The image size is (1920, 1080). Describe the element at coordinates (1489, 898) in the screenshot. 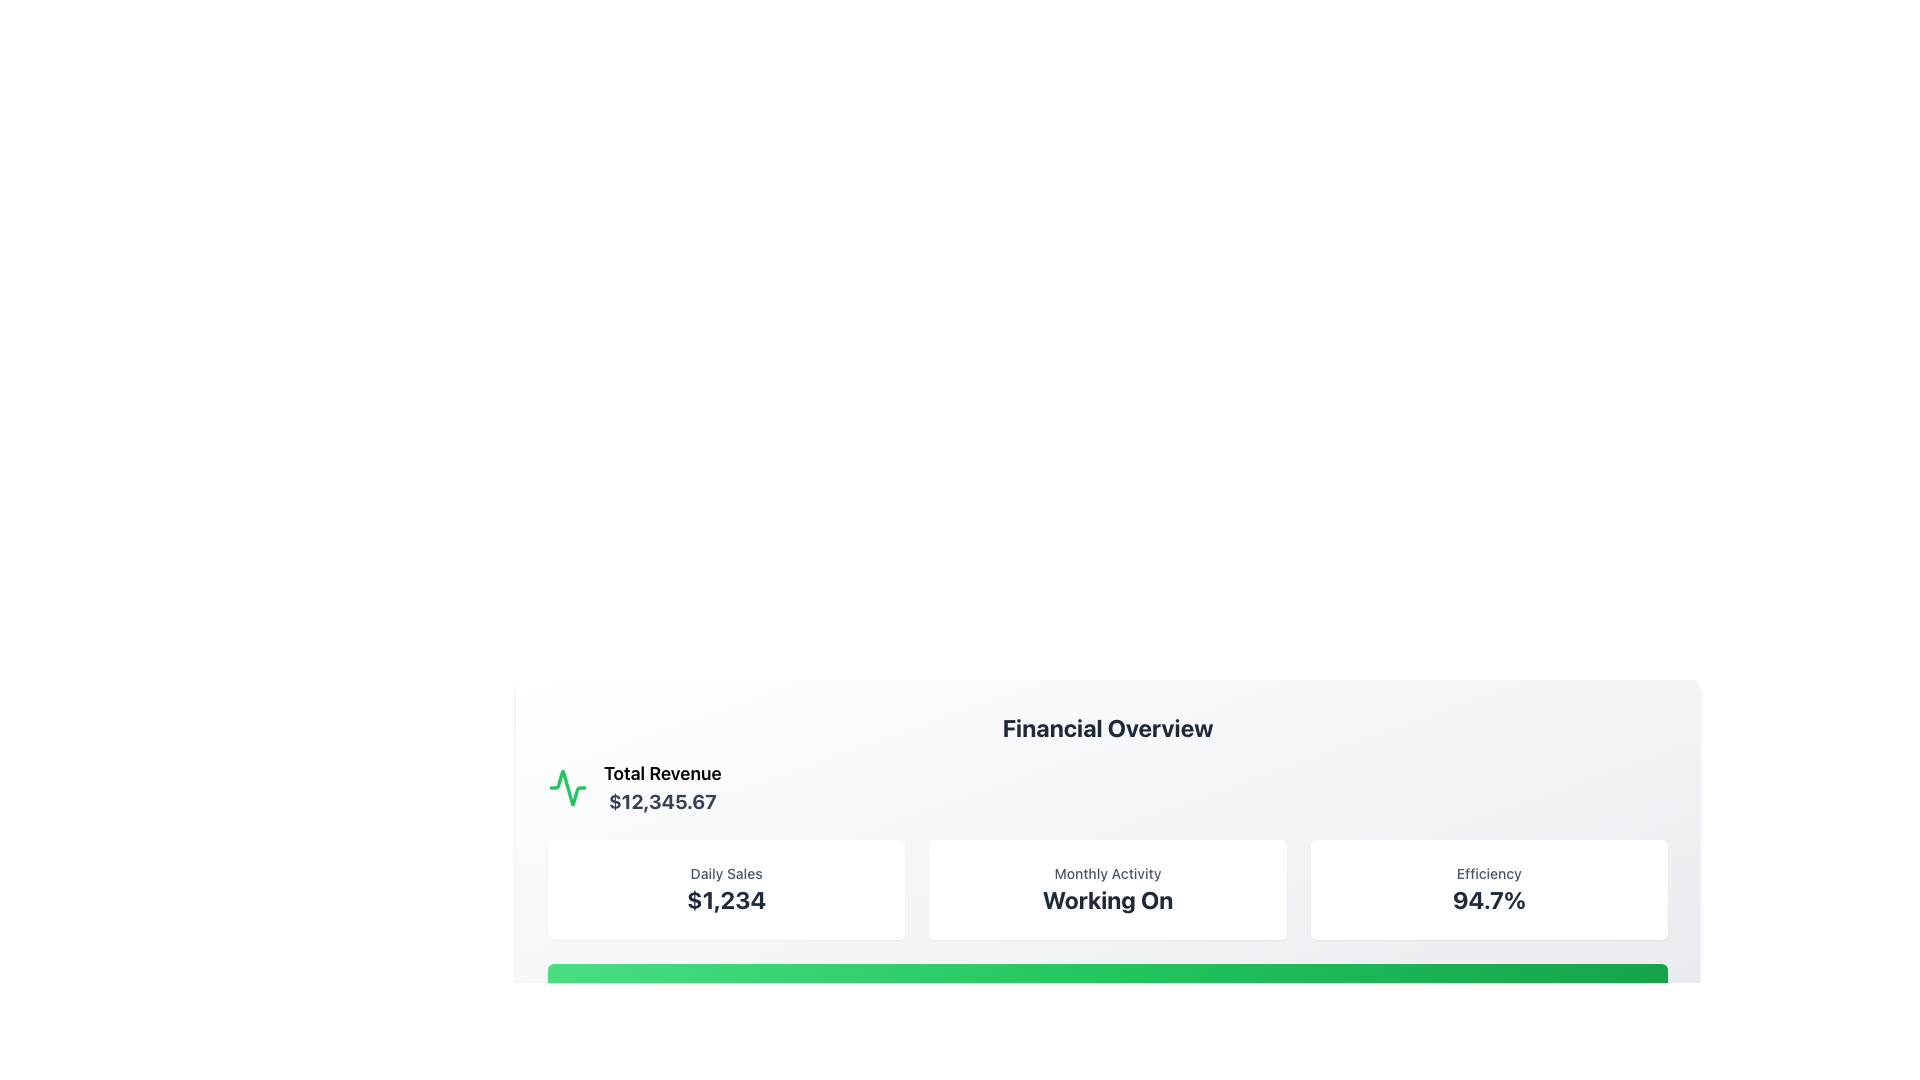

I see `the text content displaying a percentage value related to performance metrics located below 'Efficiency' in the Financial Overview panel` at that location.